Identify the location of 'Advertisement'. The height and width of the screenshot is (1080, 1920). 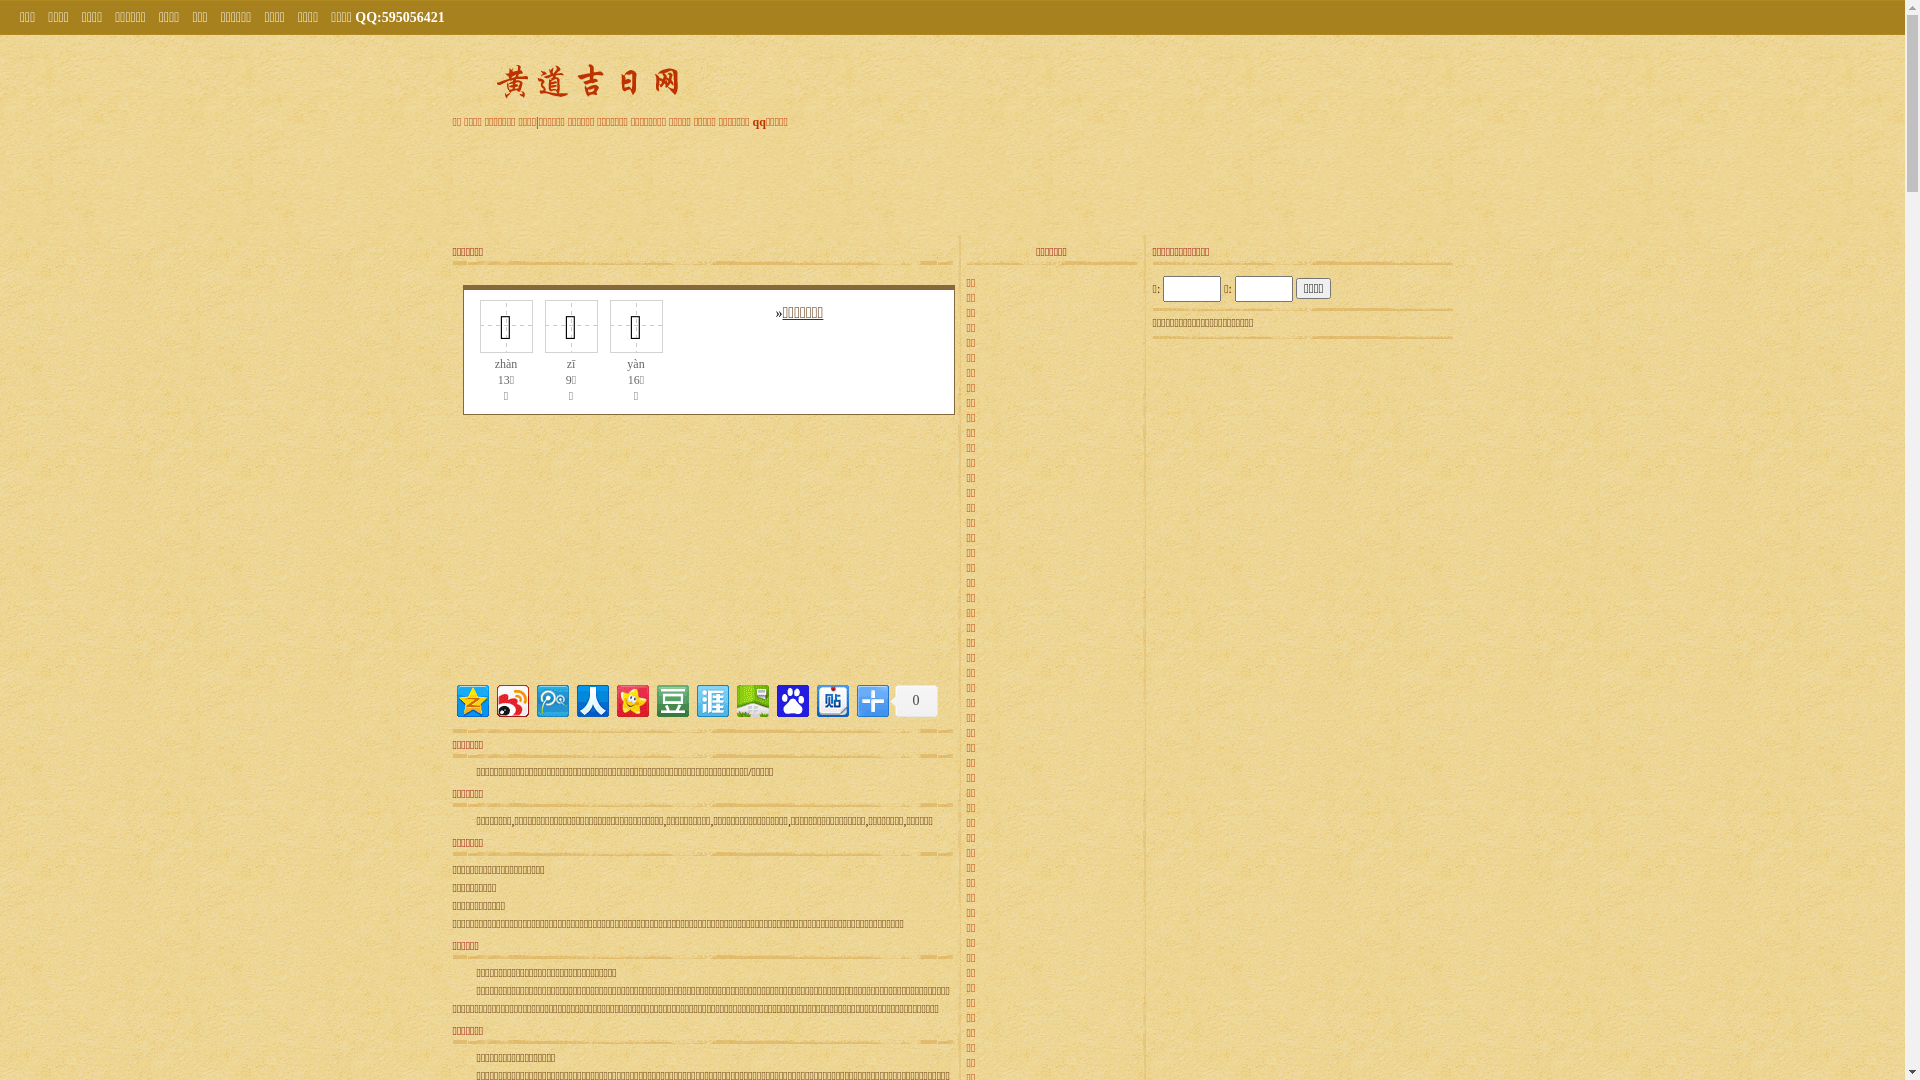
(575, 555).